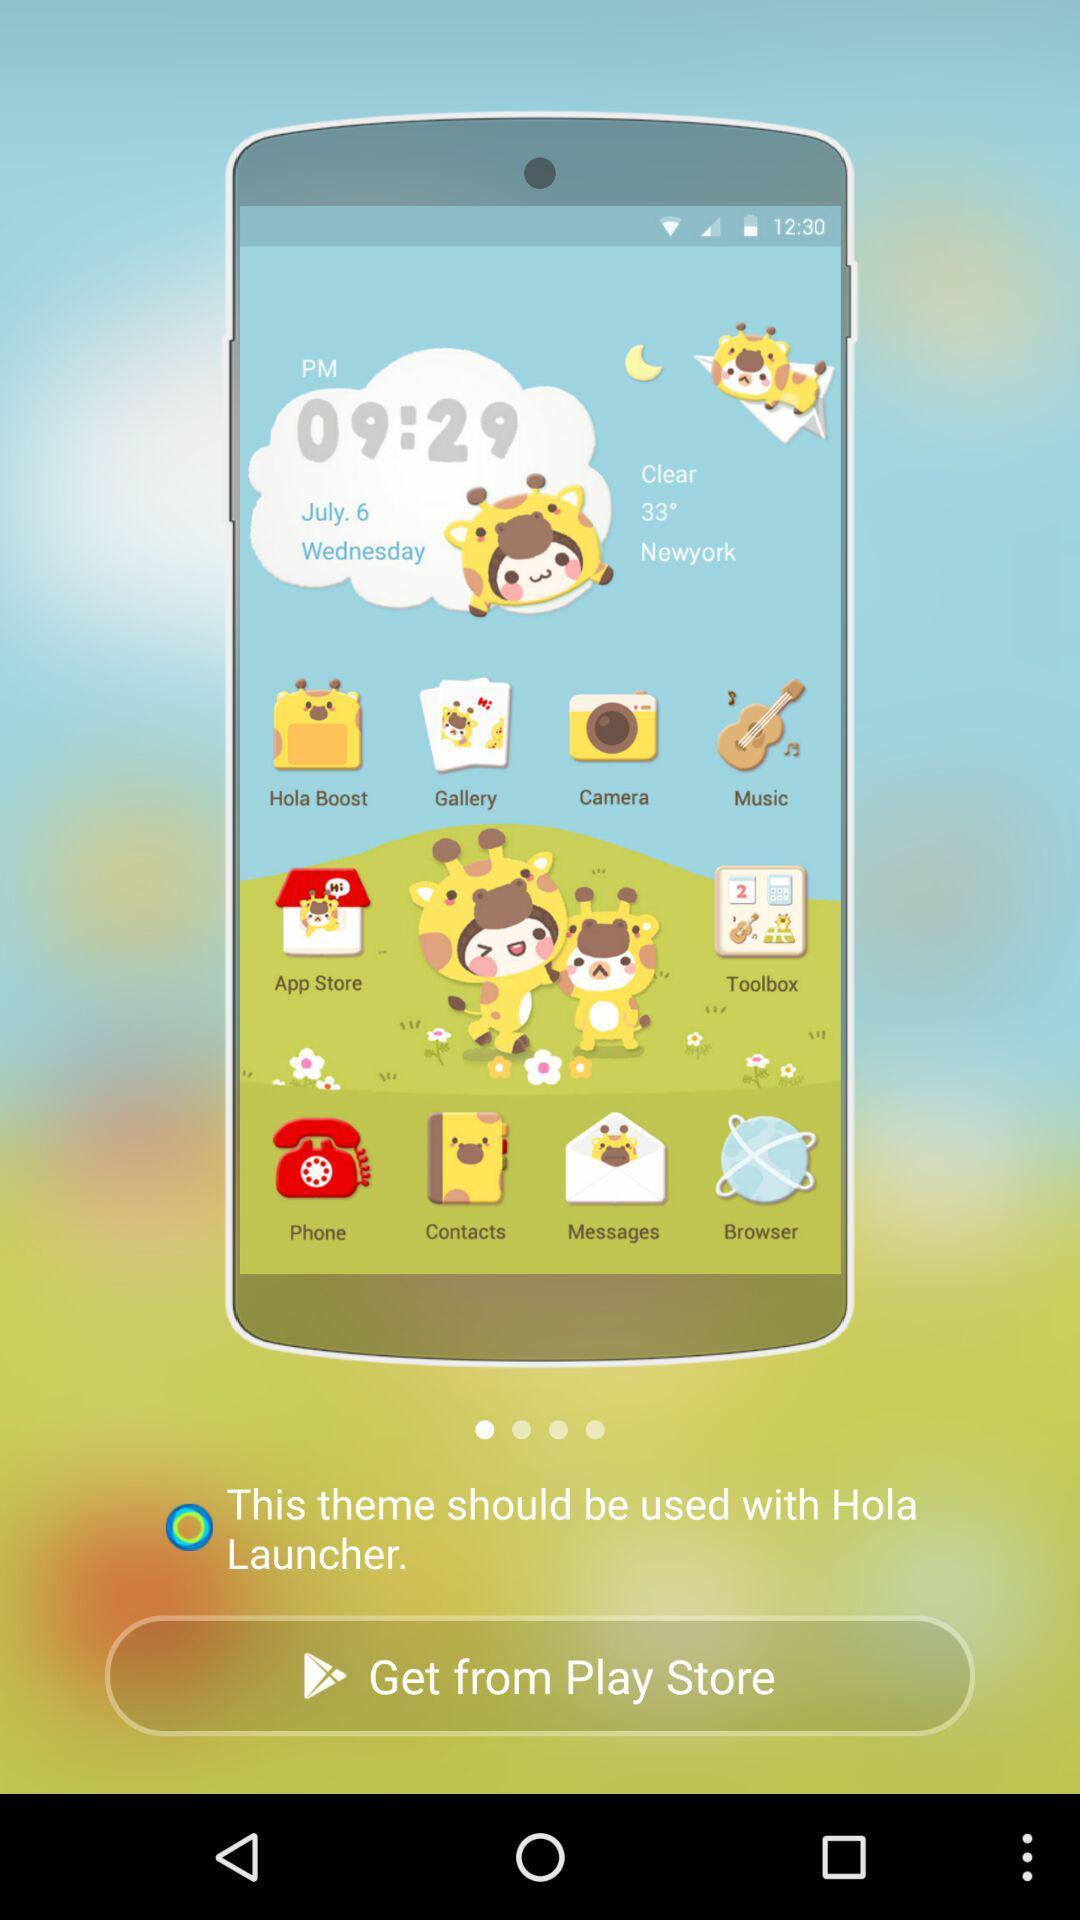 Image resolution: width=1080 pixels, height=1920 pixels. What do you see at coordinates (558, 1428) in the screenshot?
I see `next` at bounding box center [558, 1428].